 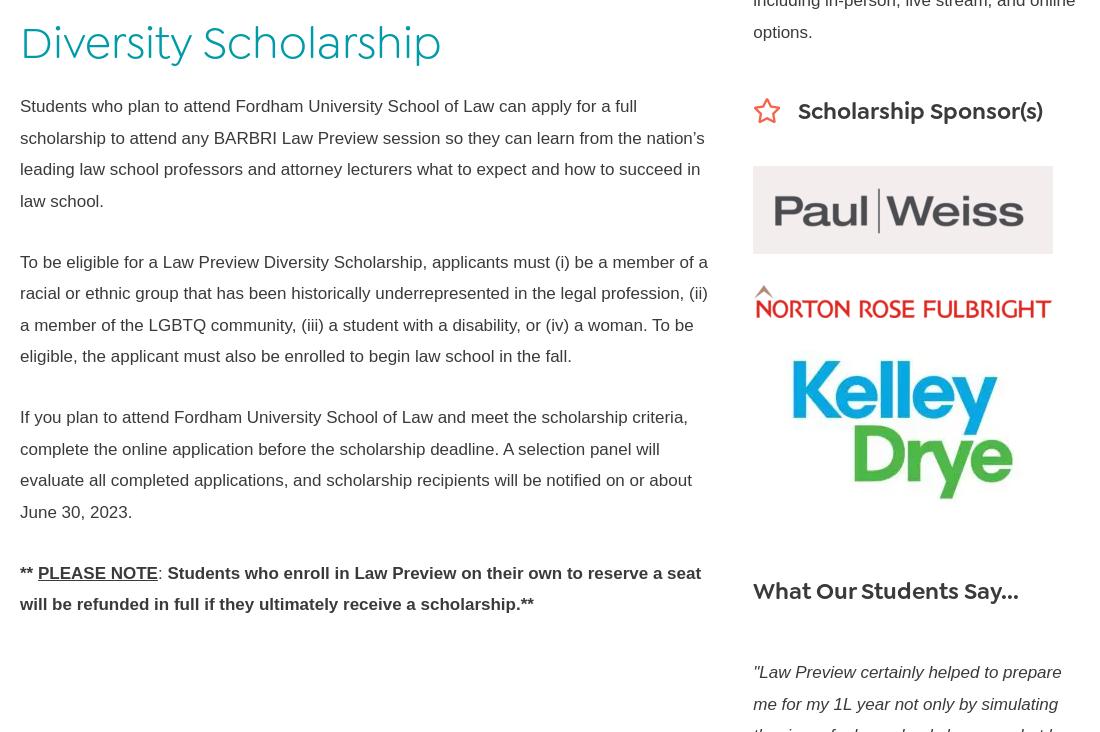 I want to click on 'Students who plan to attend Fordham University School of Law can apply for a full scholarship to attend any BARBRI Law Preview session so they can learn from the nation’s leading law school professors and attorney lecturers what to expect and how to succeed in law school.', so click(x=362, y=153).